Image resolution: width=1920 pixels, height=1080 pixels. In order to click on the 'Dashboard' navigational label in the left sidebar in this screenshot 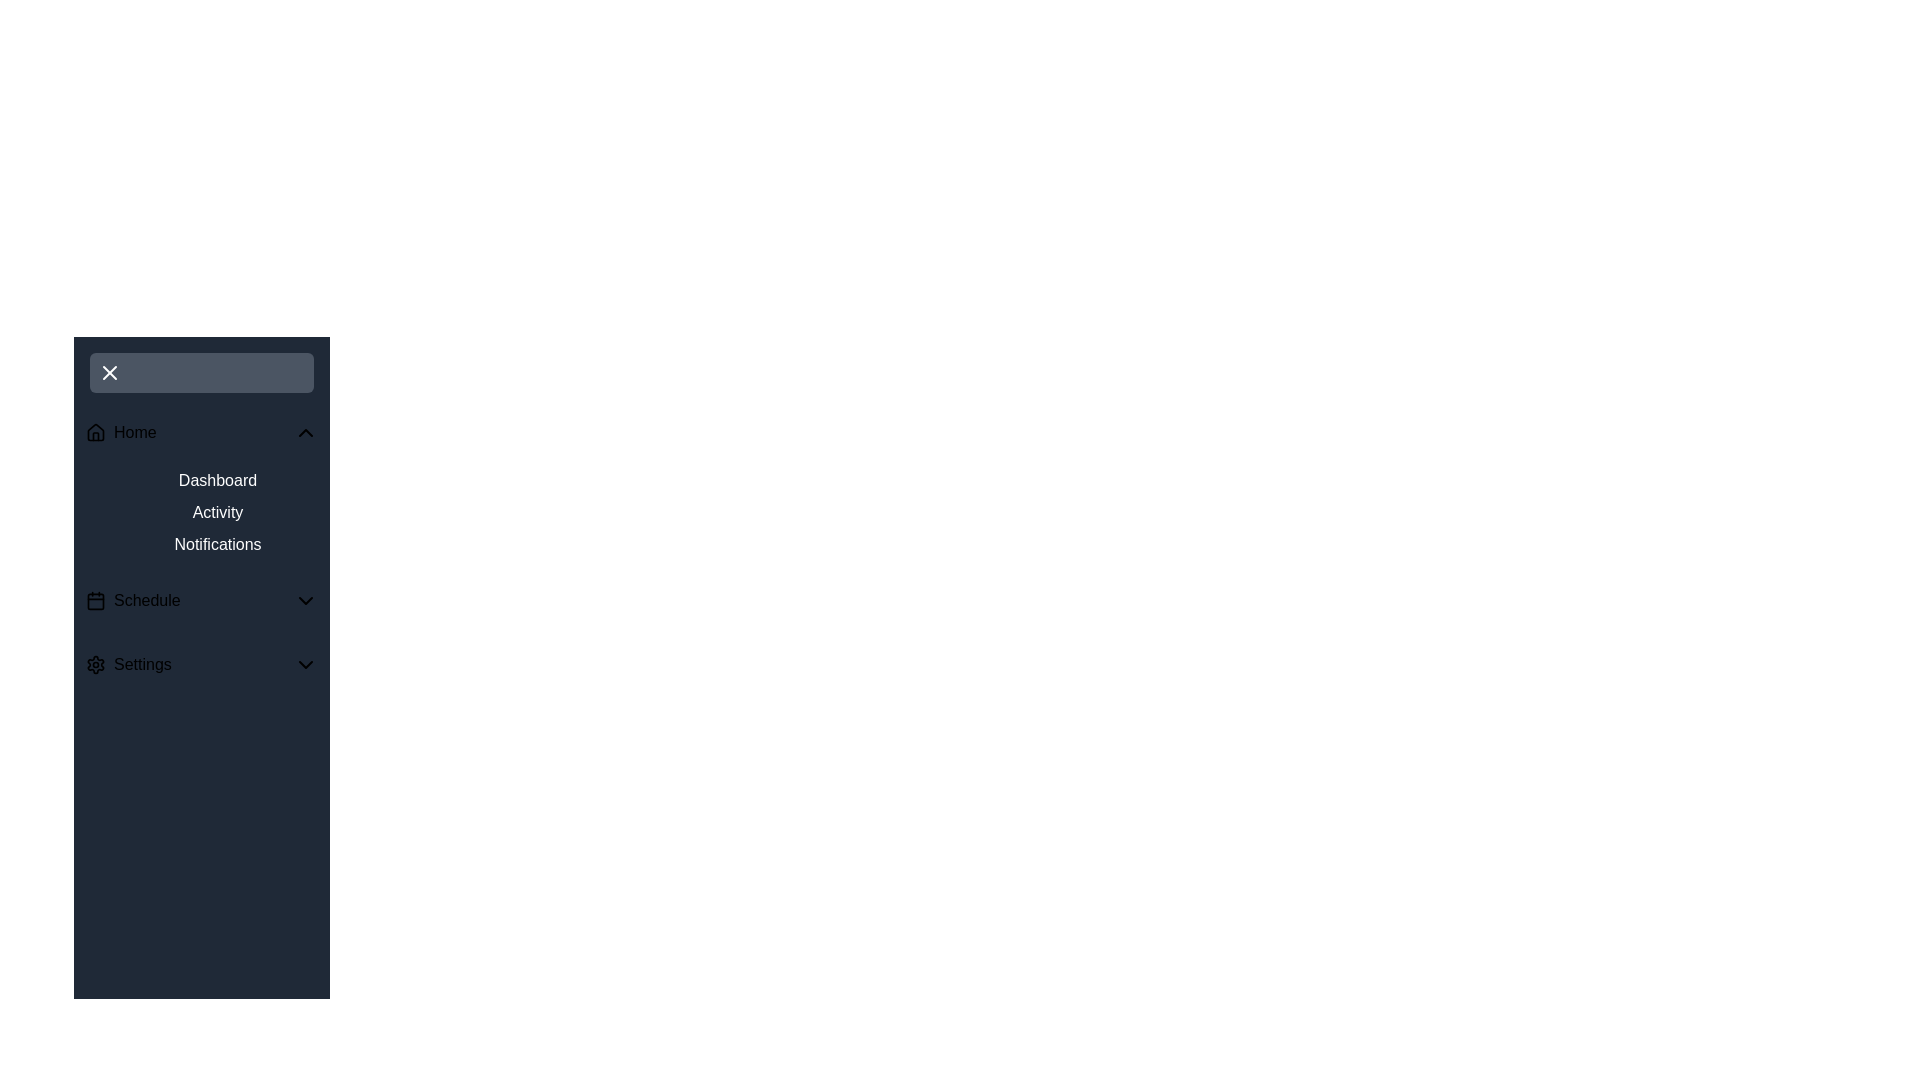, I will do `click(217, 481)`.